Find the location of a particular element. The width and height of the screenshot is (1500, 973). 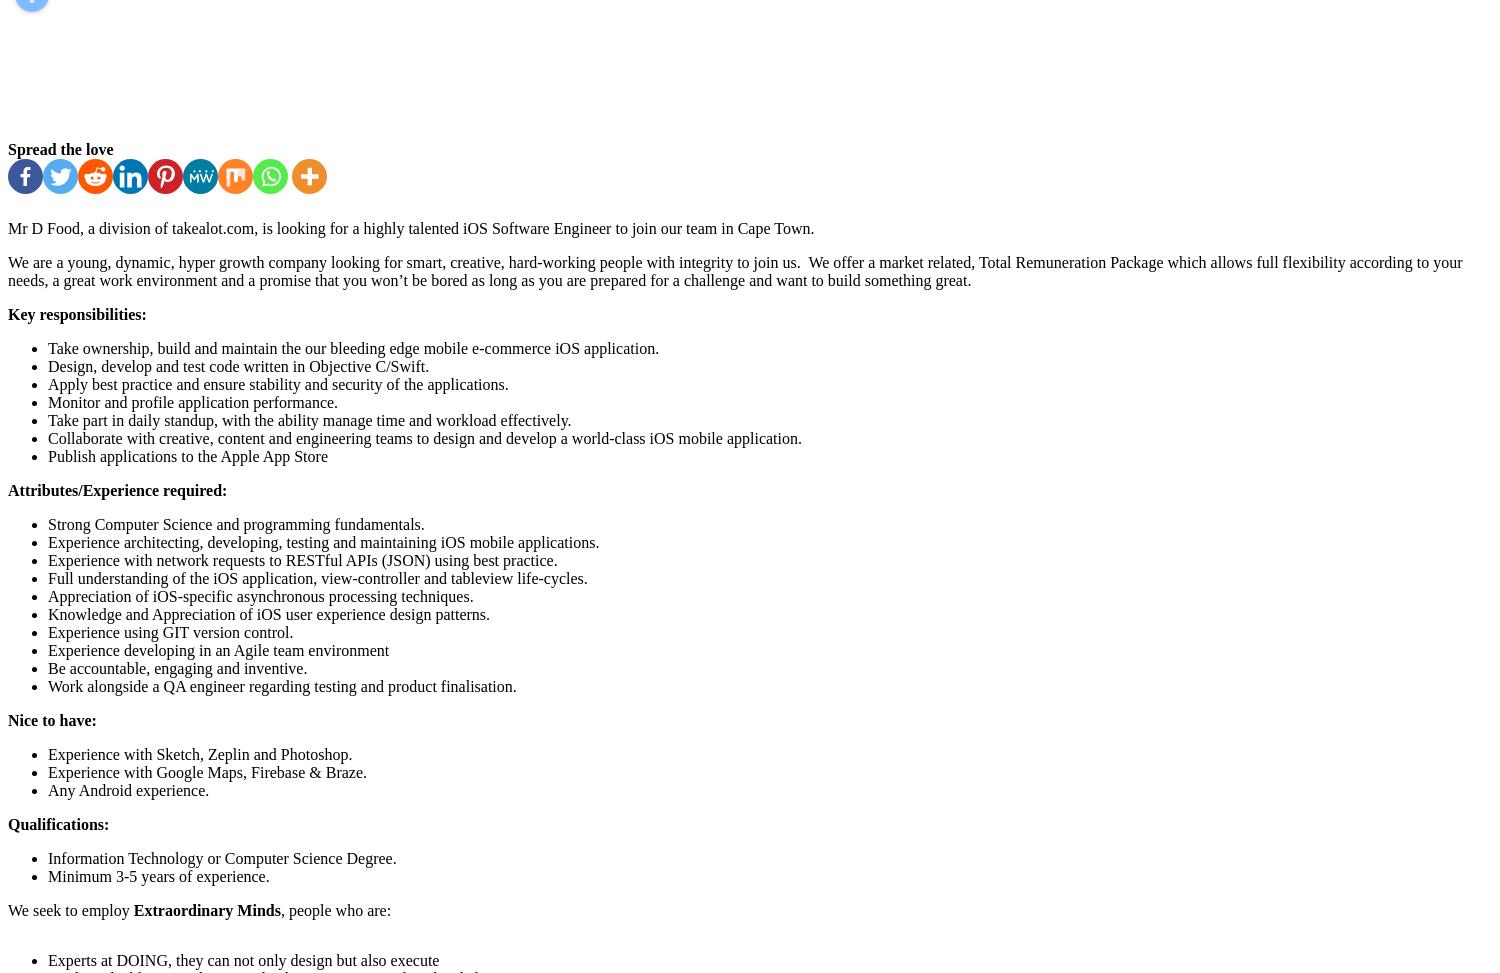

'Spread the love' is located at coordinates (60, 149).